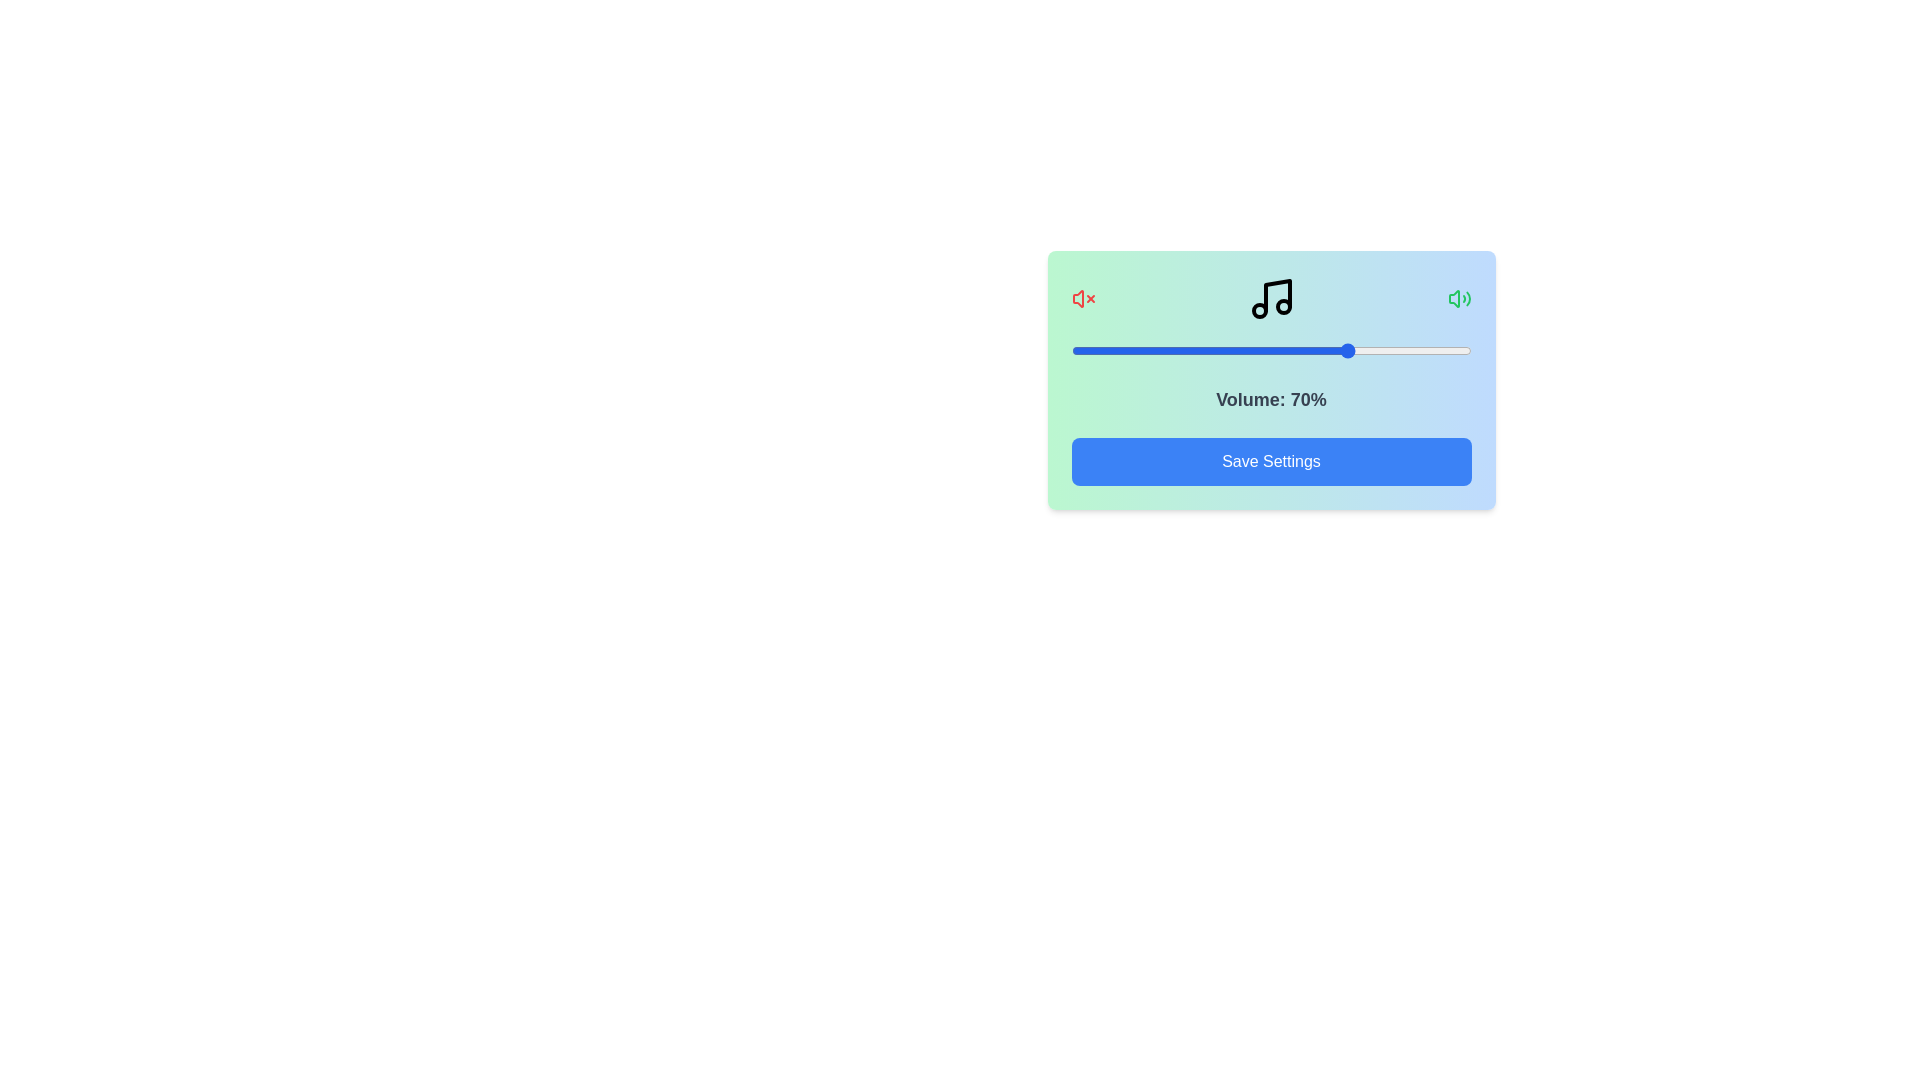 The width and height of the screenshot is (1920, 1080). Describe the element at coordinates (1459, 299) in the screenshot. I see `the volume icon to perform its respective action` at that location.